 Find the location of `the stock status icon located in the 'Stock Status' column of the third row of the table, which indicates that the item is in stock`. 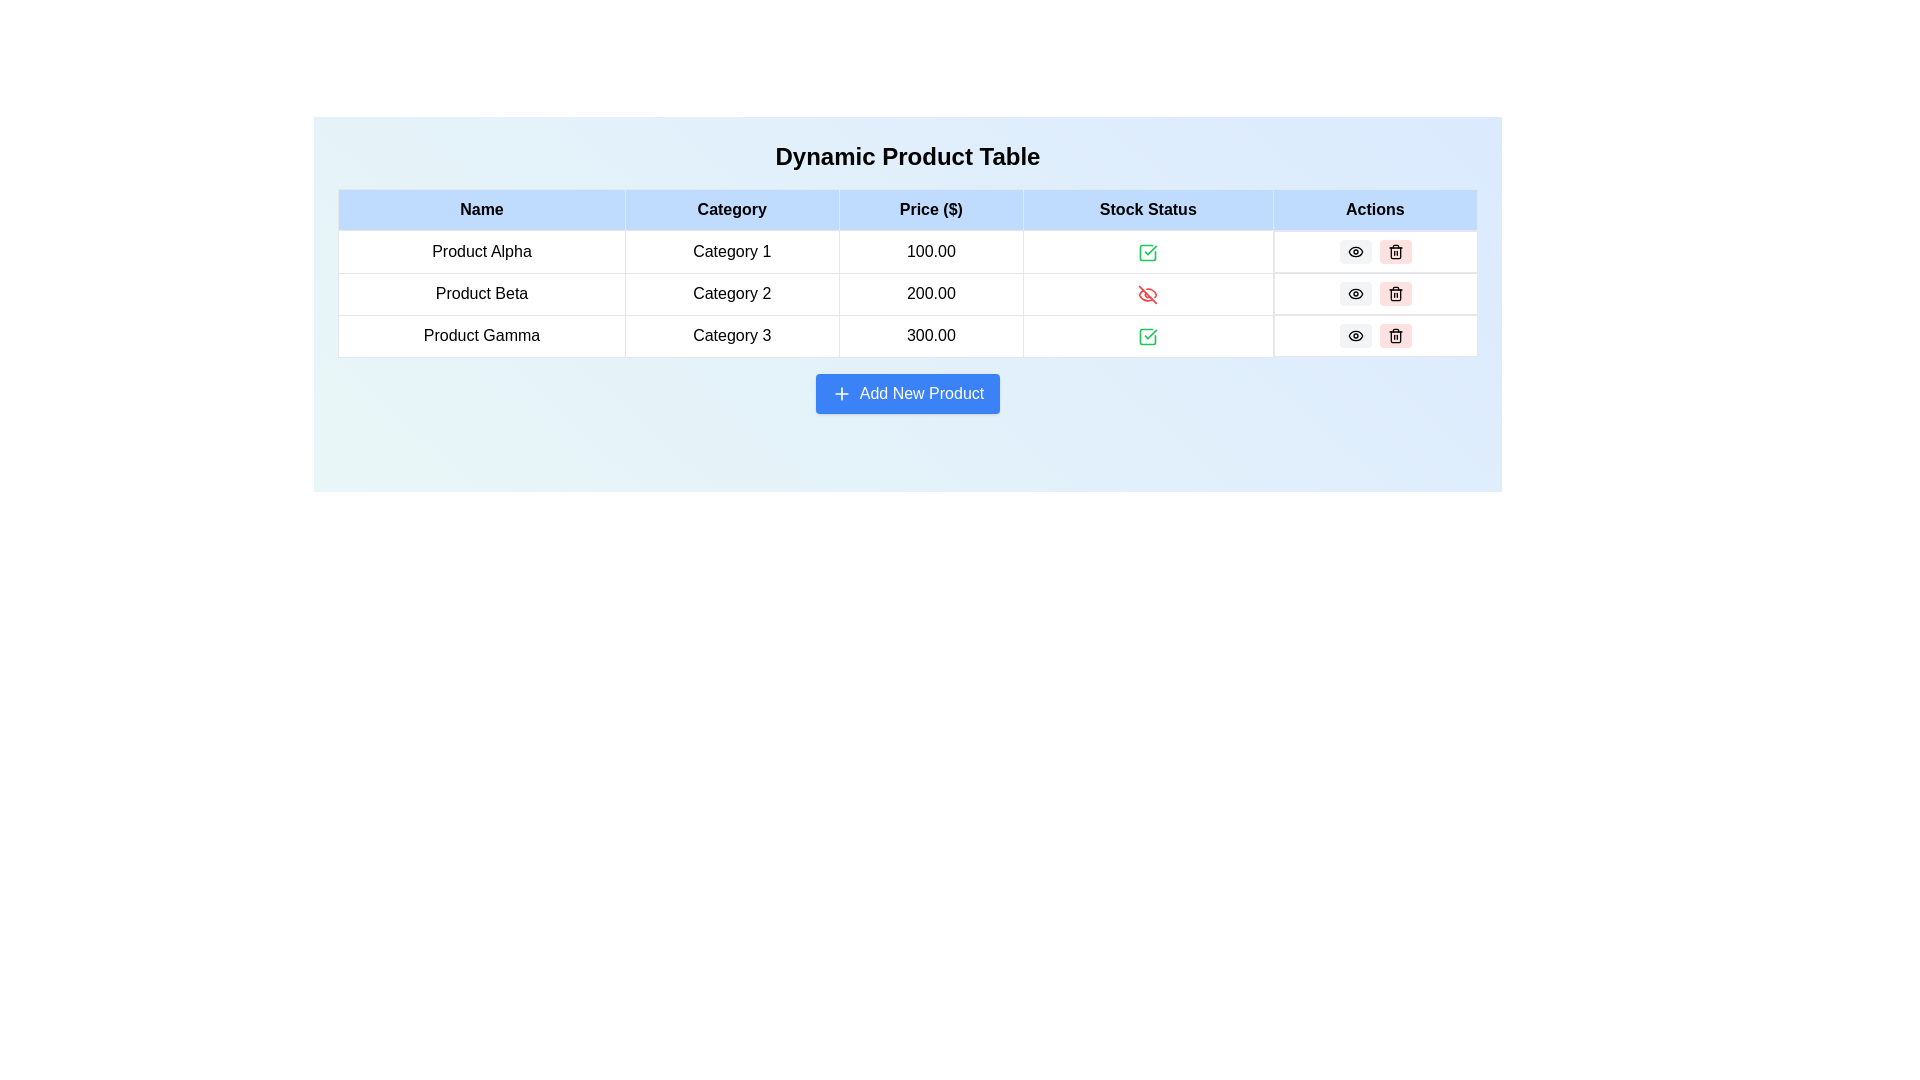

the stock status icon located in the 'Stock Status' column of the third row of the table, which indicates that the item is in stock is located at coordinates (1148, 335).